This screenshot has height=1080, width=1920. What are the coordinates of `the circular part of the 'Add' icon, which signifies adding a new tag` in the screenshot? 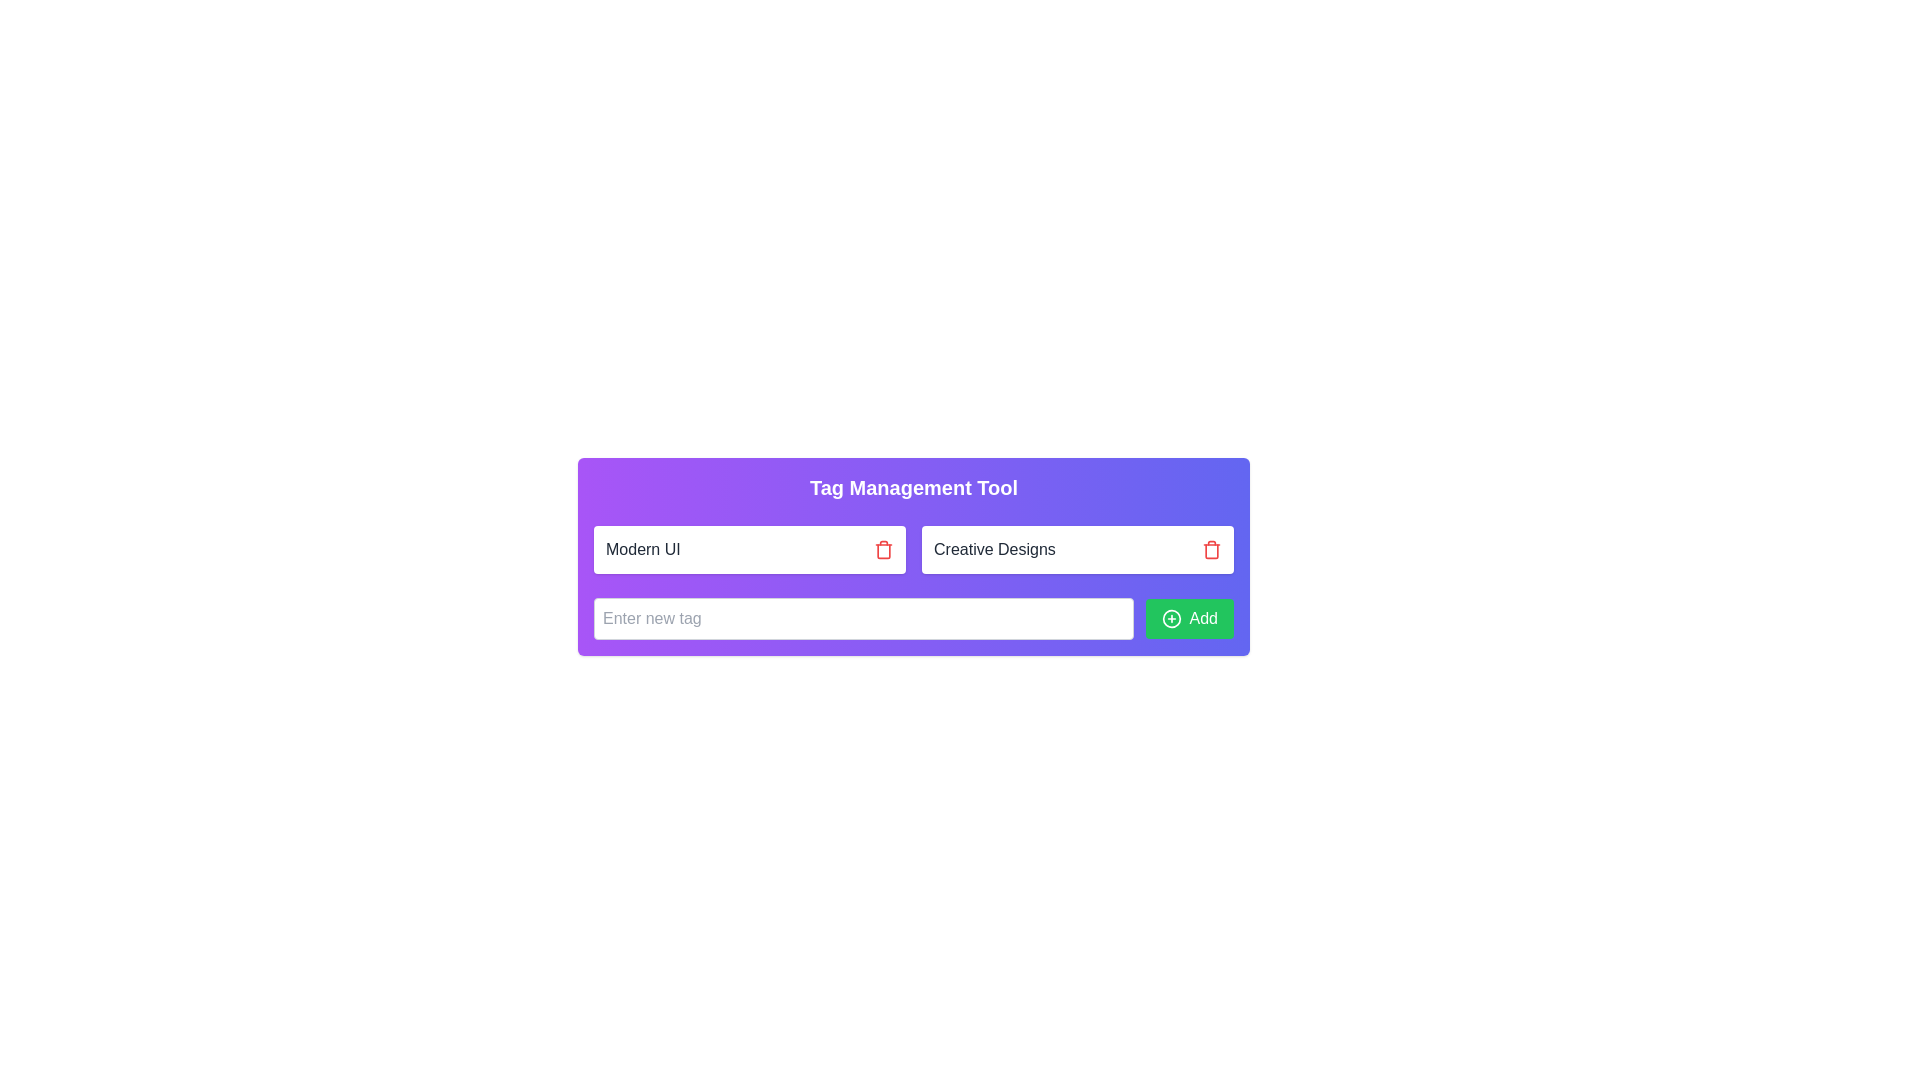 It's located at (1171, 617).